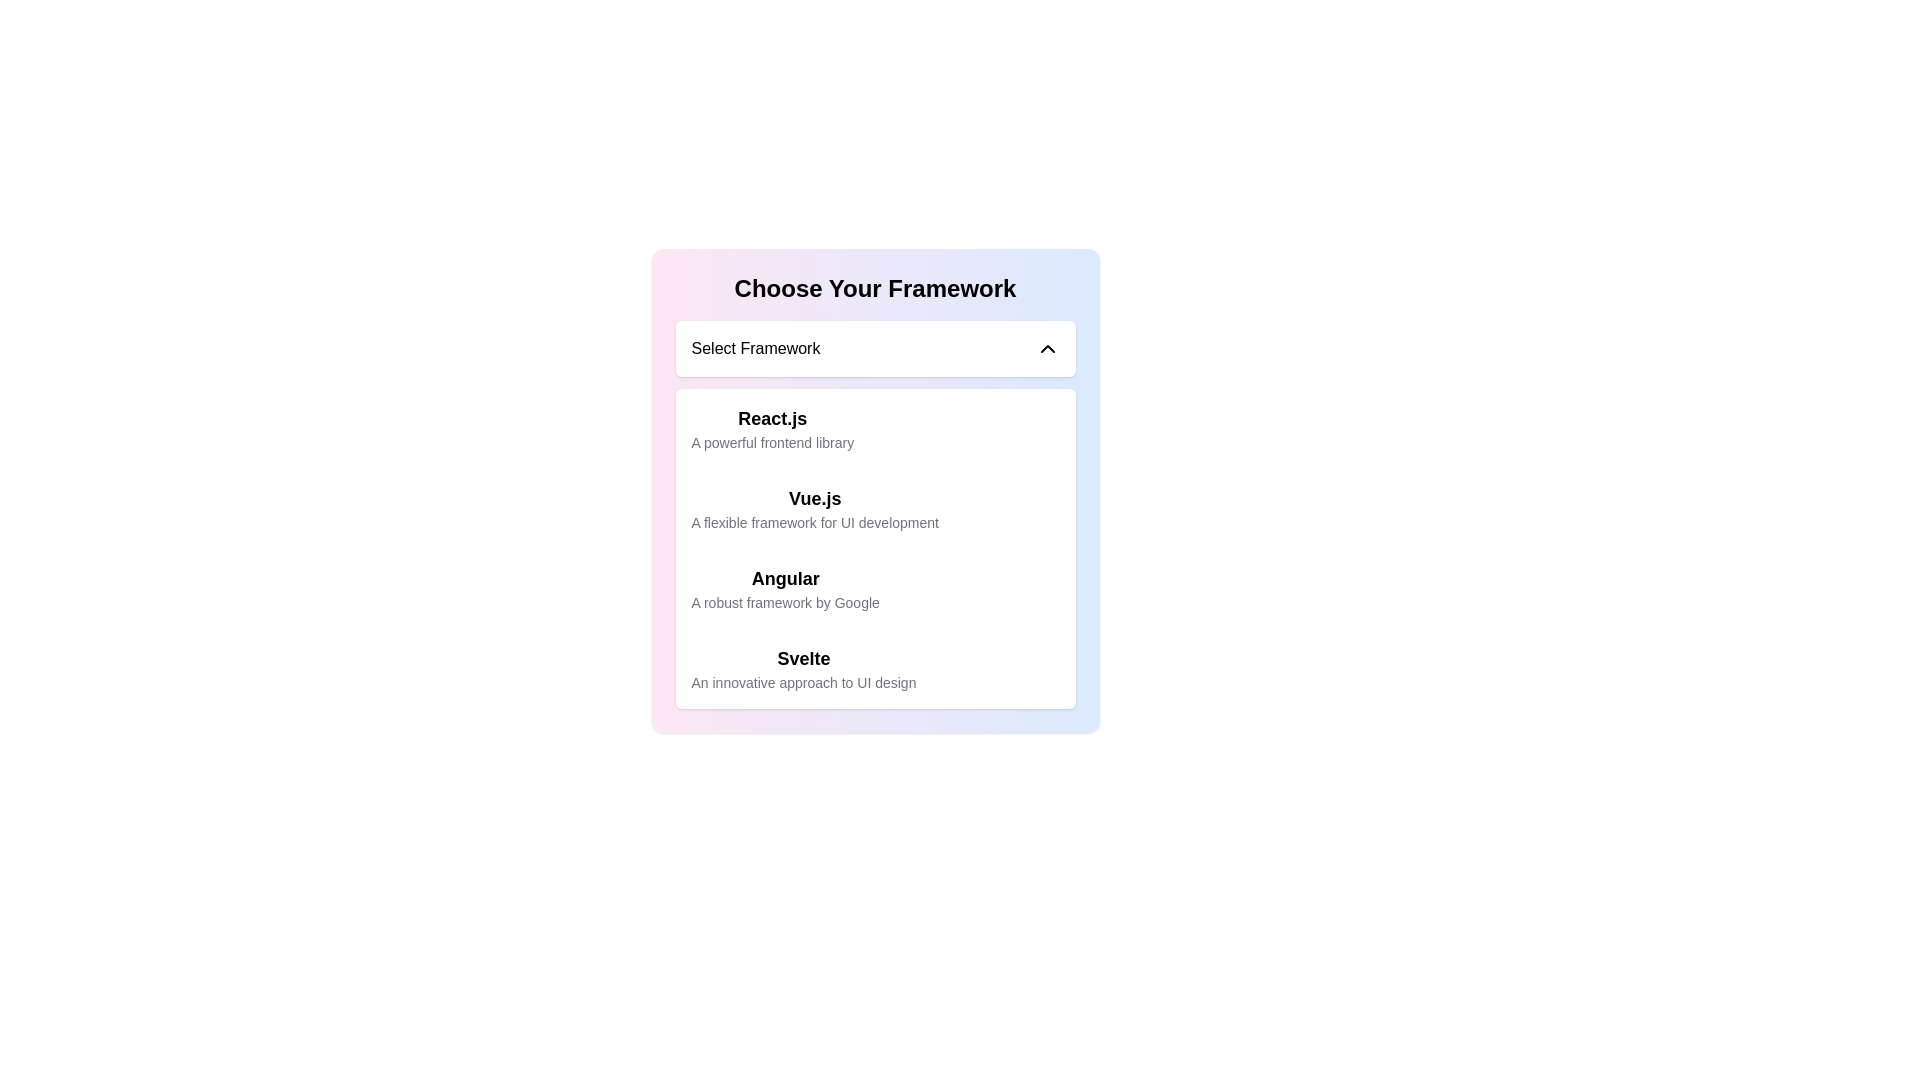 Image resolution: width=1920 pixels, height=1080 pixels. Describe the element at coordinates (815, 508) in the screenshot. I see `the selectable list item labeled 'Vue.js' which is the second item under 'Choose Your Framework'` at that location.